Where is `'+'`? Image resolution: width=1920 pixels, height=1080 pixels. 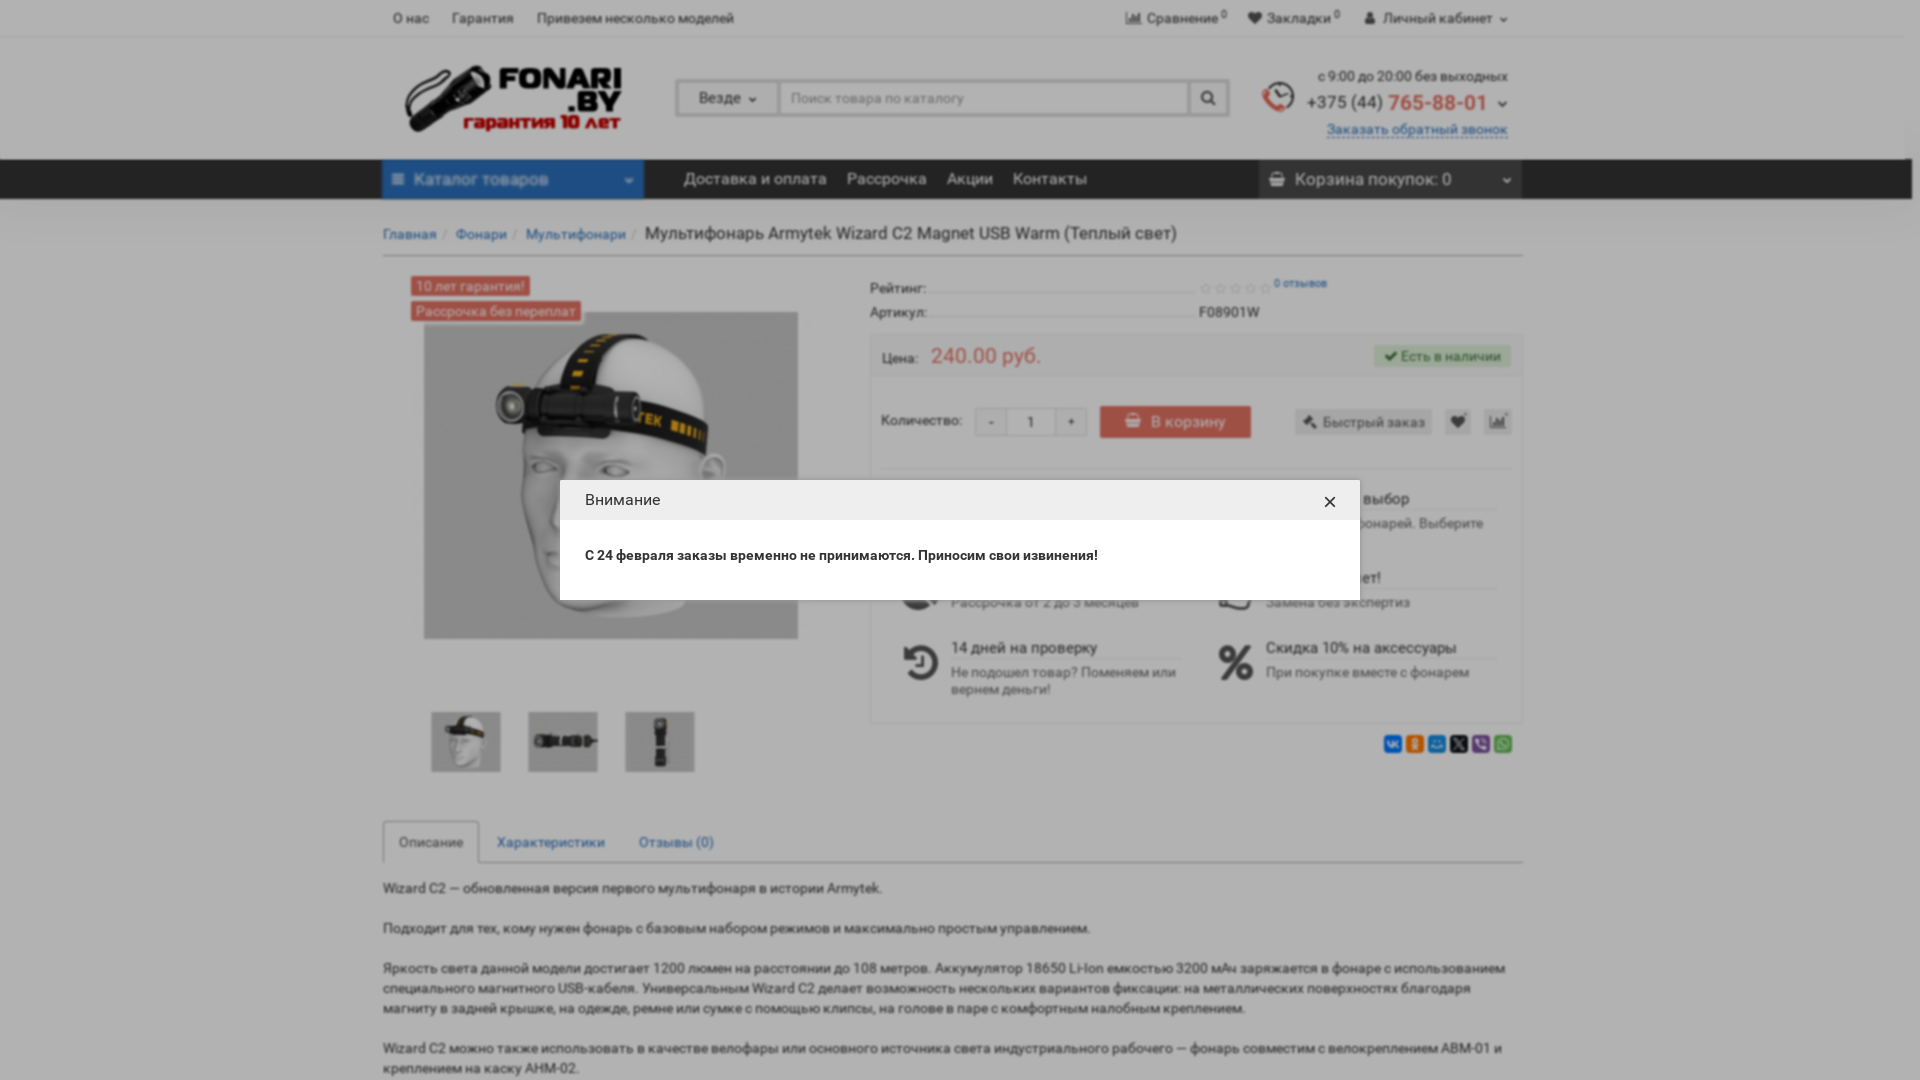 '+' is located at coordinates (1069, 420).